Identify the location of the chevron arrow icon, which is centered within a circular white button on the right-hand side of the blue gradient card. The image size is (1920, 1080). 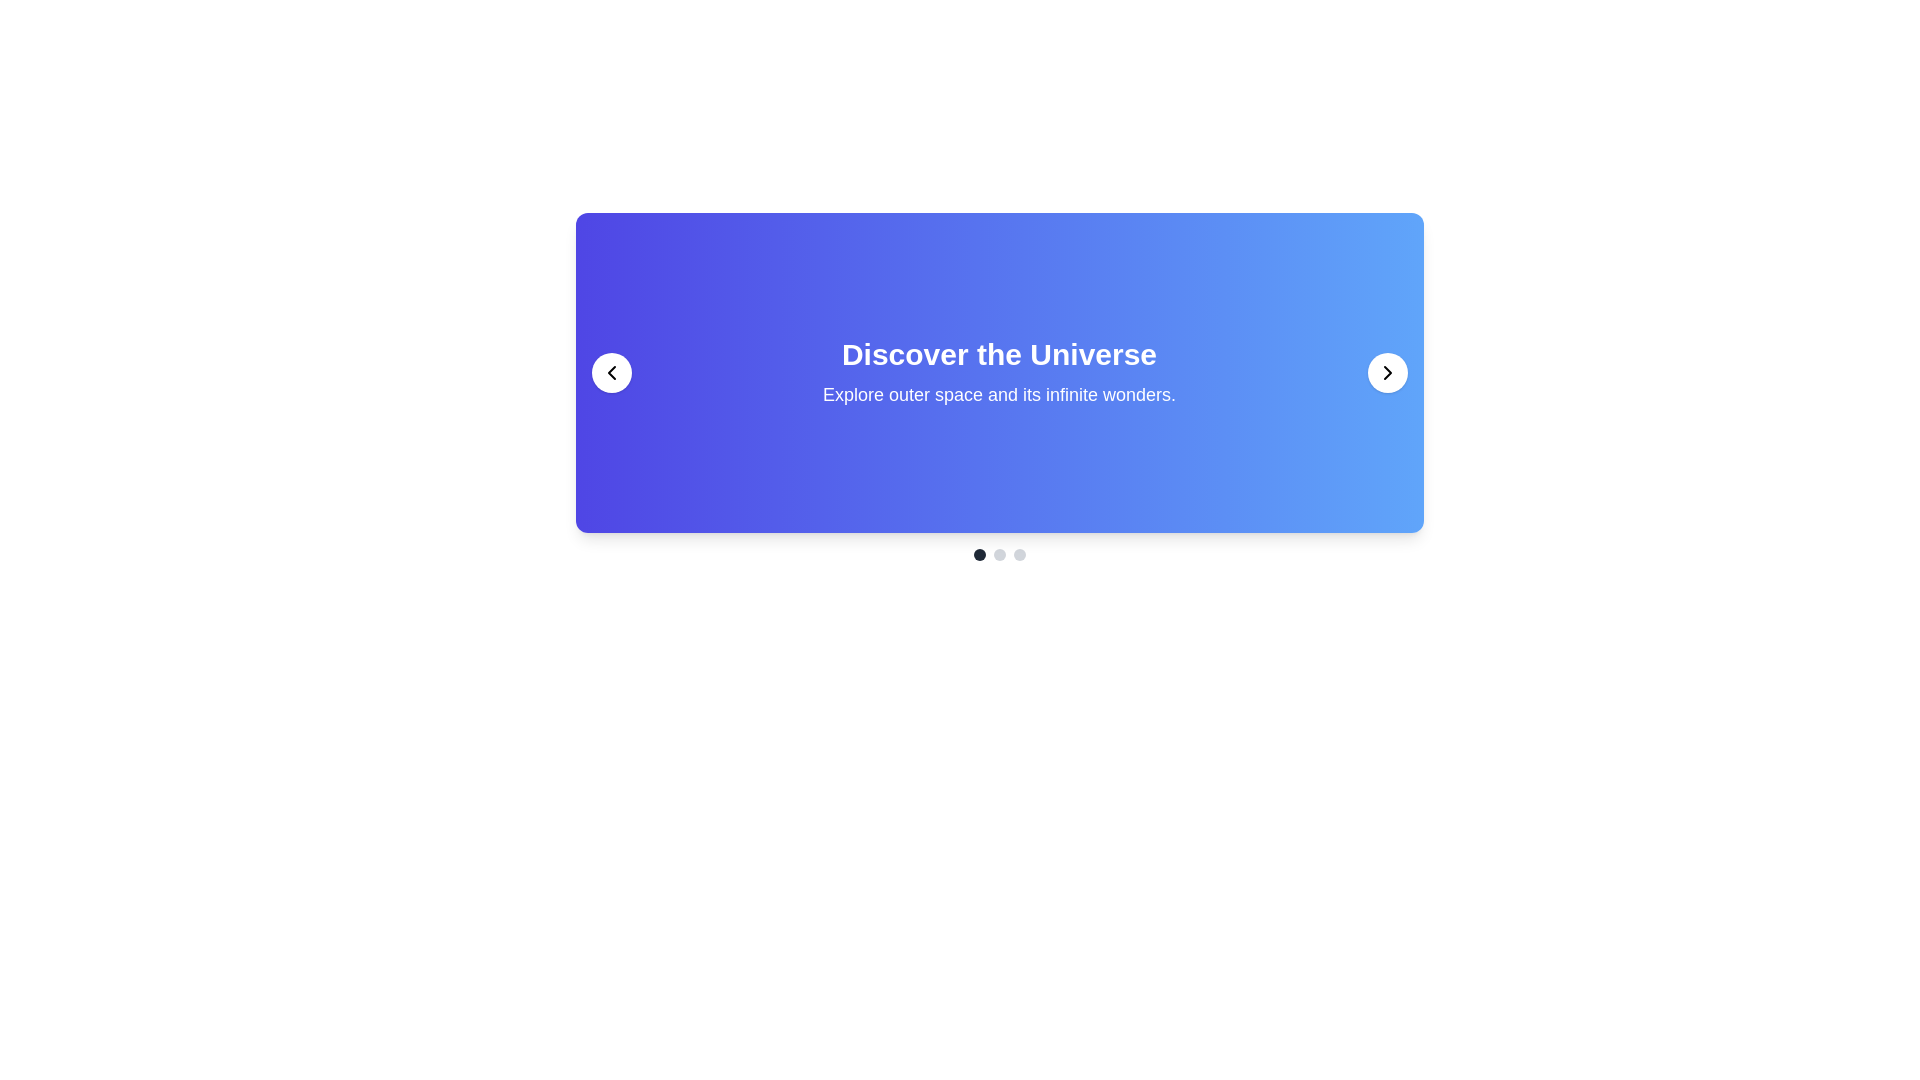
(1386, 373).